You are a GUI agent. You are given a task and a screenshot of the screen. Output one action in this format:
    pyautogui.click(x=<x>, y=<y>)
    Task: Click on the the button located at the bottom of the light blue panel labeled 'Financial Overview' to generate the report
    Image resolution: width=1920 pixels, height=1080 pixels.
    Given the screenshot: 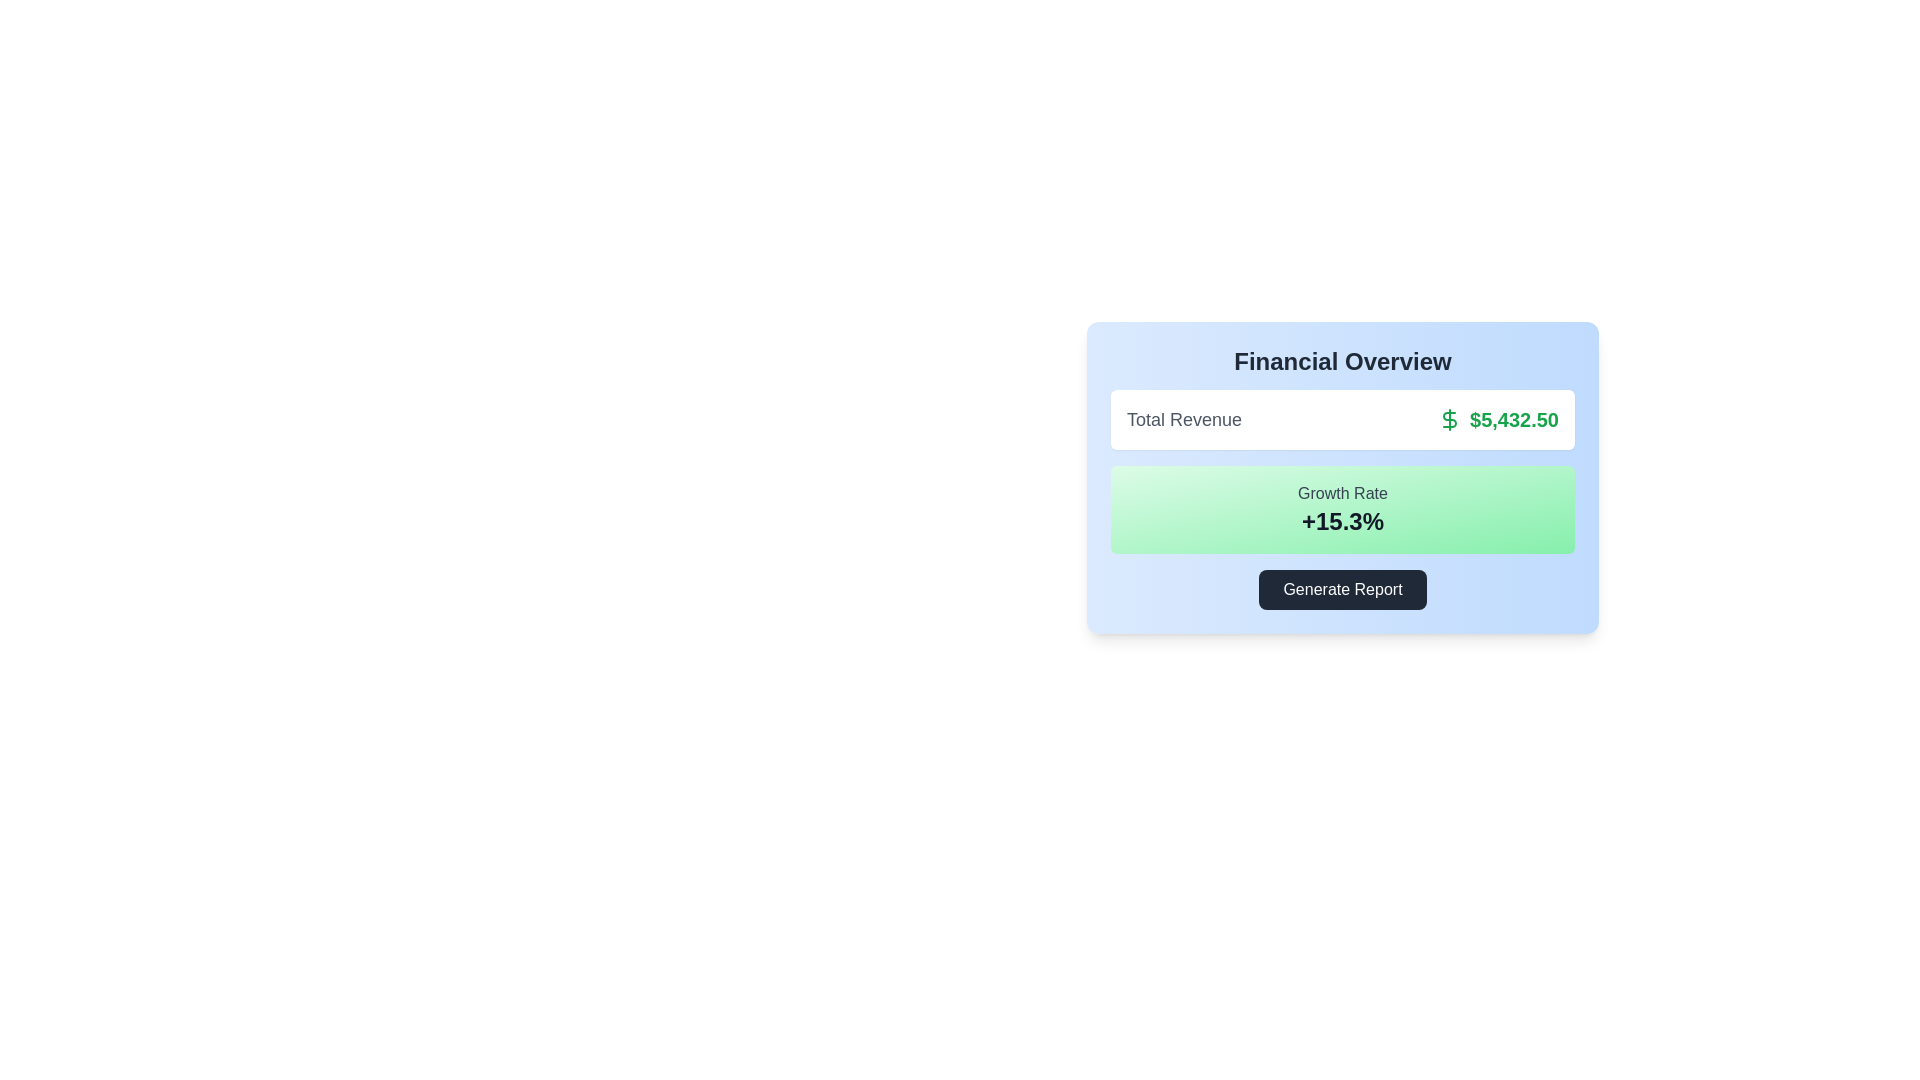 What is the action you would take?
    pyautogui.click(x=1343, y=589)
    